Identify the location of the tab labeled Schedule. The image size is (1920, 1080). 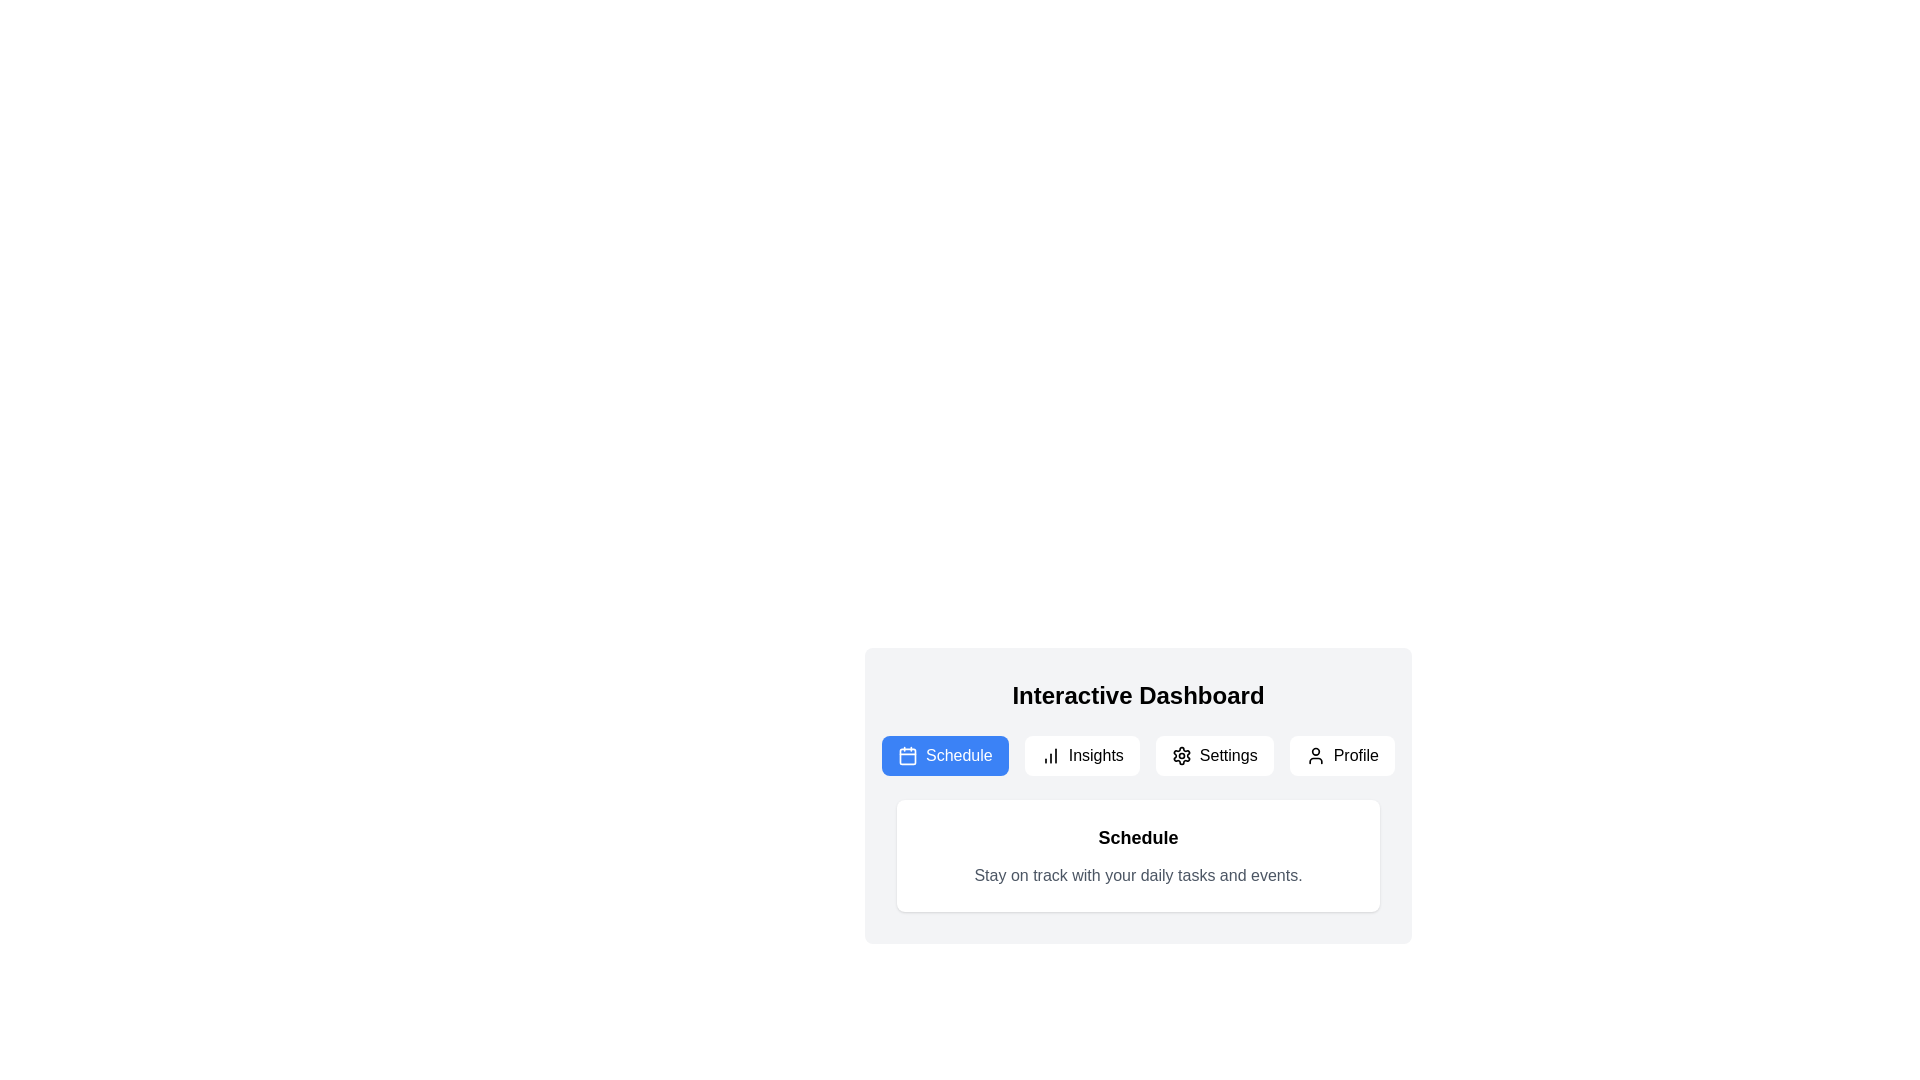
(944, 756).